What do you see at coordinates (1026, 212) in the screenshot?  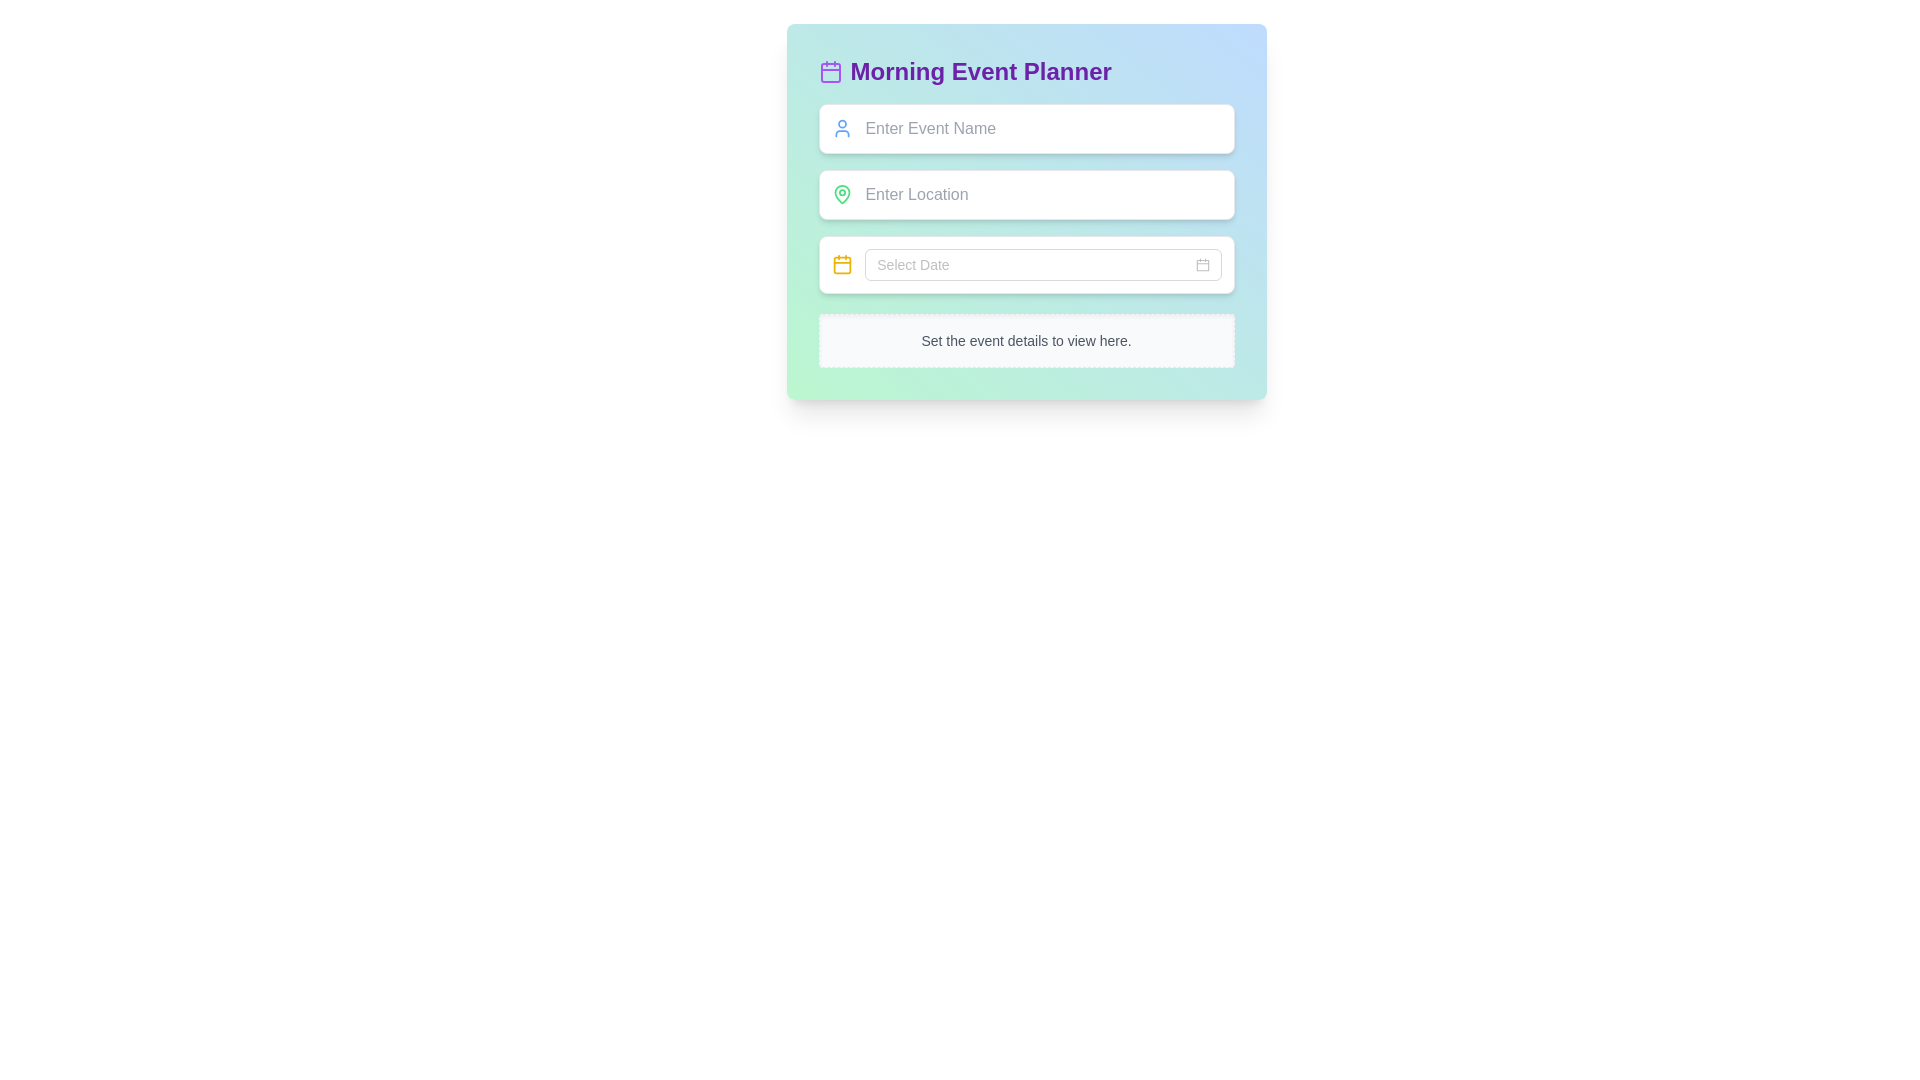 I see `inside the second text input field for entering the event location in the 'Morning Event Planner' section` at bounding box center [1026, 212].